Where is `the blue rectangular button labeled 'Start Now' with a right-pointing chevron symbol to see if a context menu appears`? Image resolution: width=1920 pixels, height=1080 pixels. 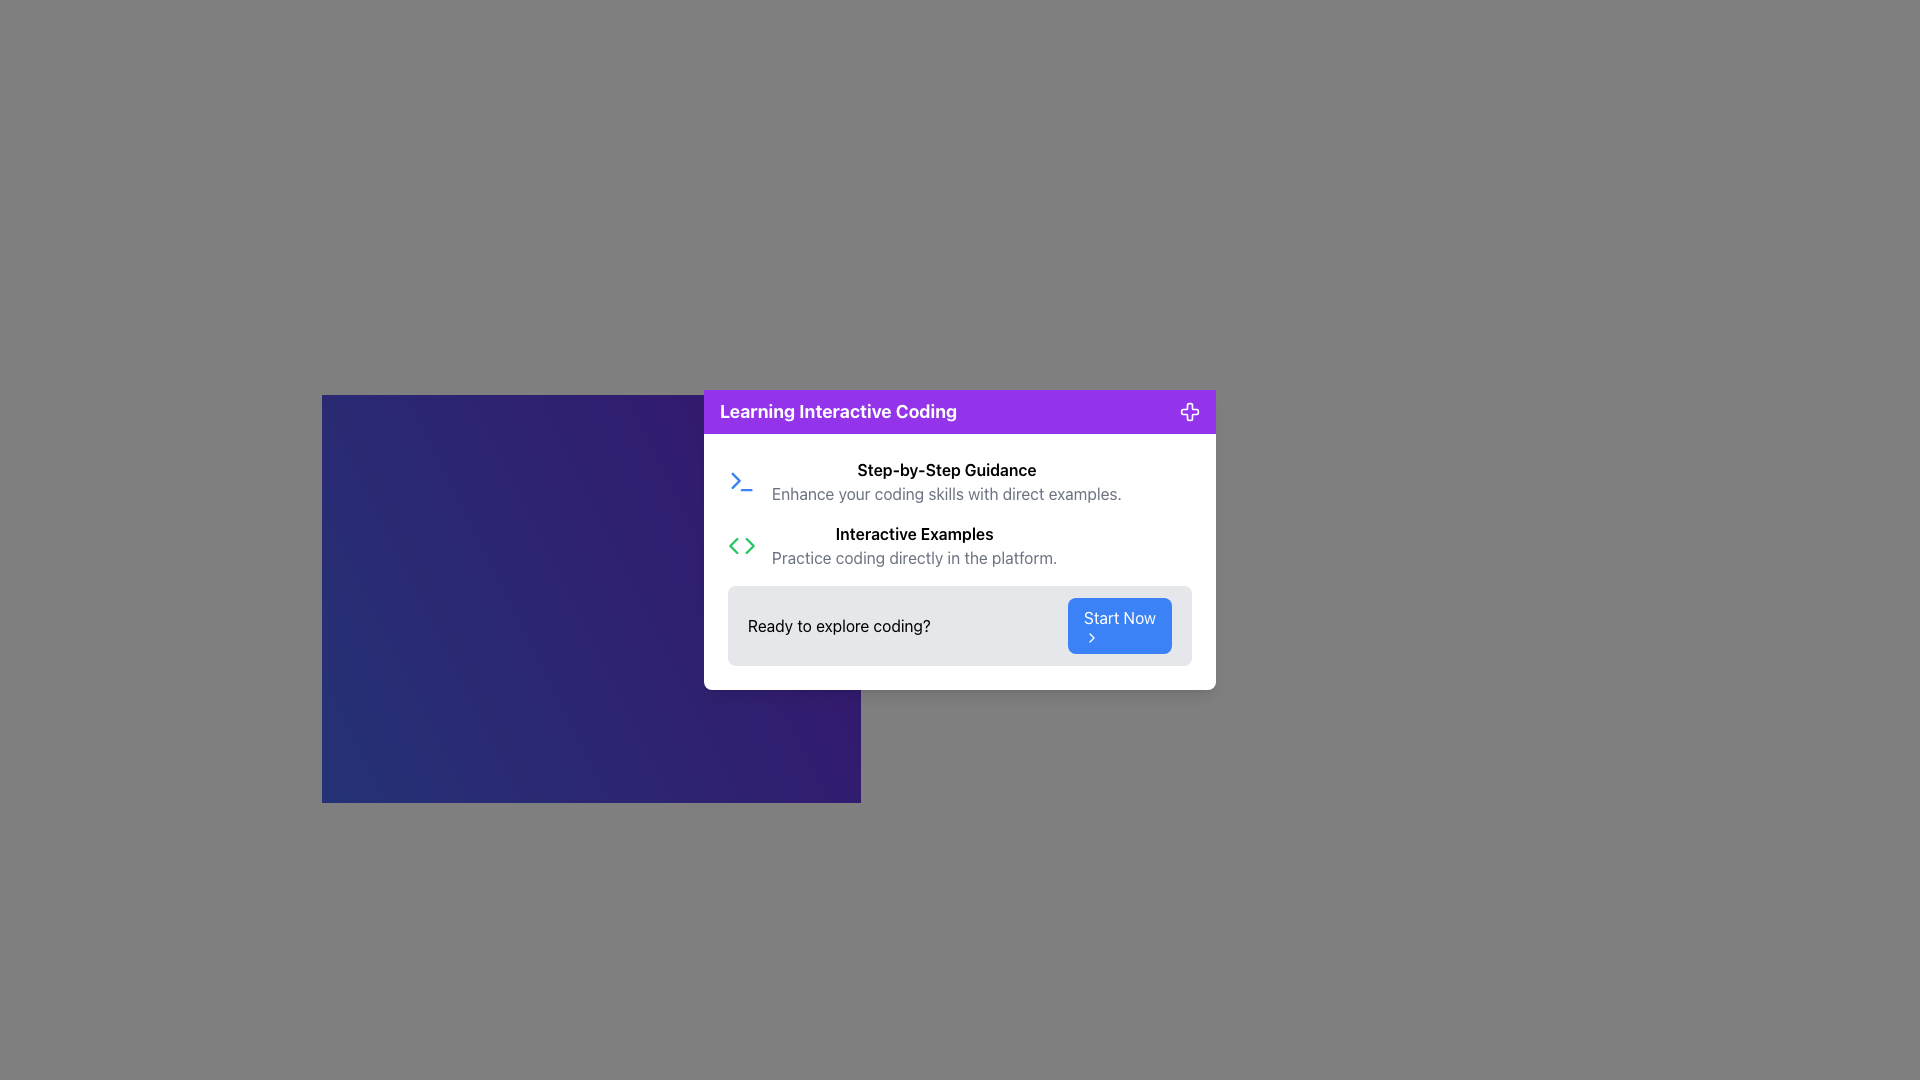
the blue rectangular button labeled 'Start Now' with a right-pointing chevron symbol to see if a context menu appears is located at coordinates (1118, 624).